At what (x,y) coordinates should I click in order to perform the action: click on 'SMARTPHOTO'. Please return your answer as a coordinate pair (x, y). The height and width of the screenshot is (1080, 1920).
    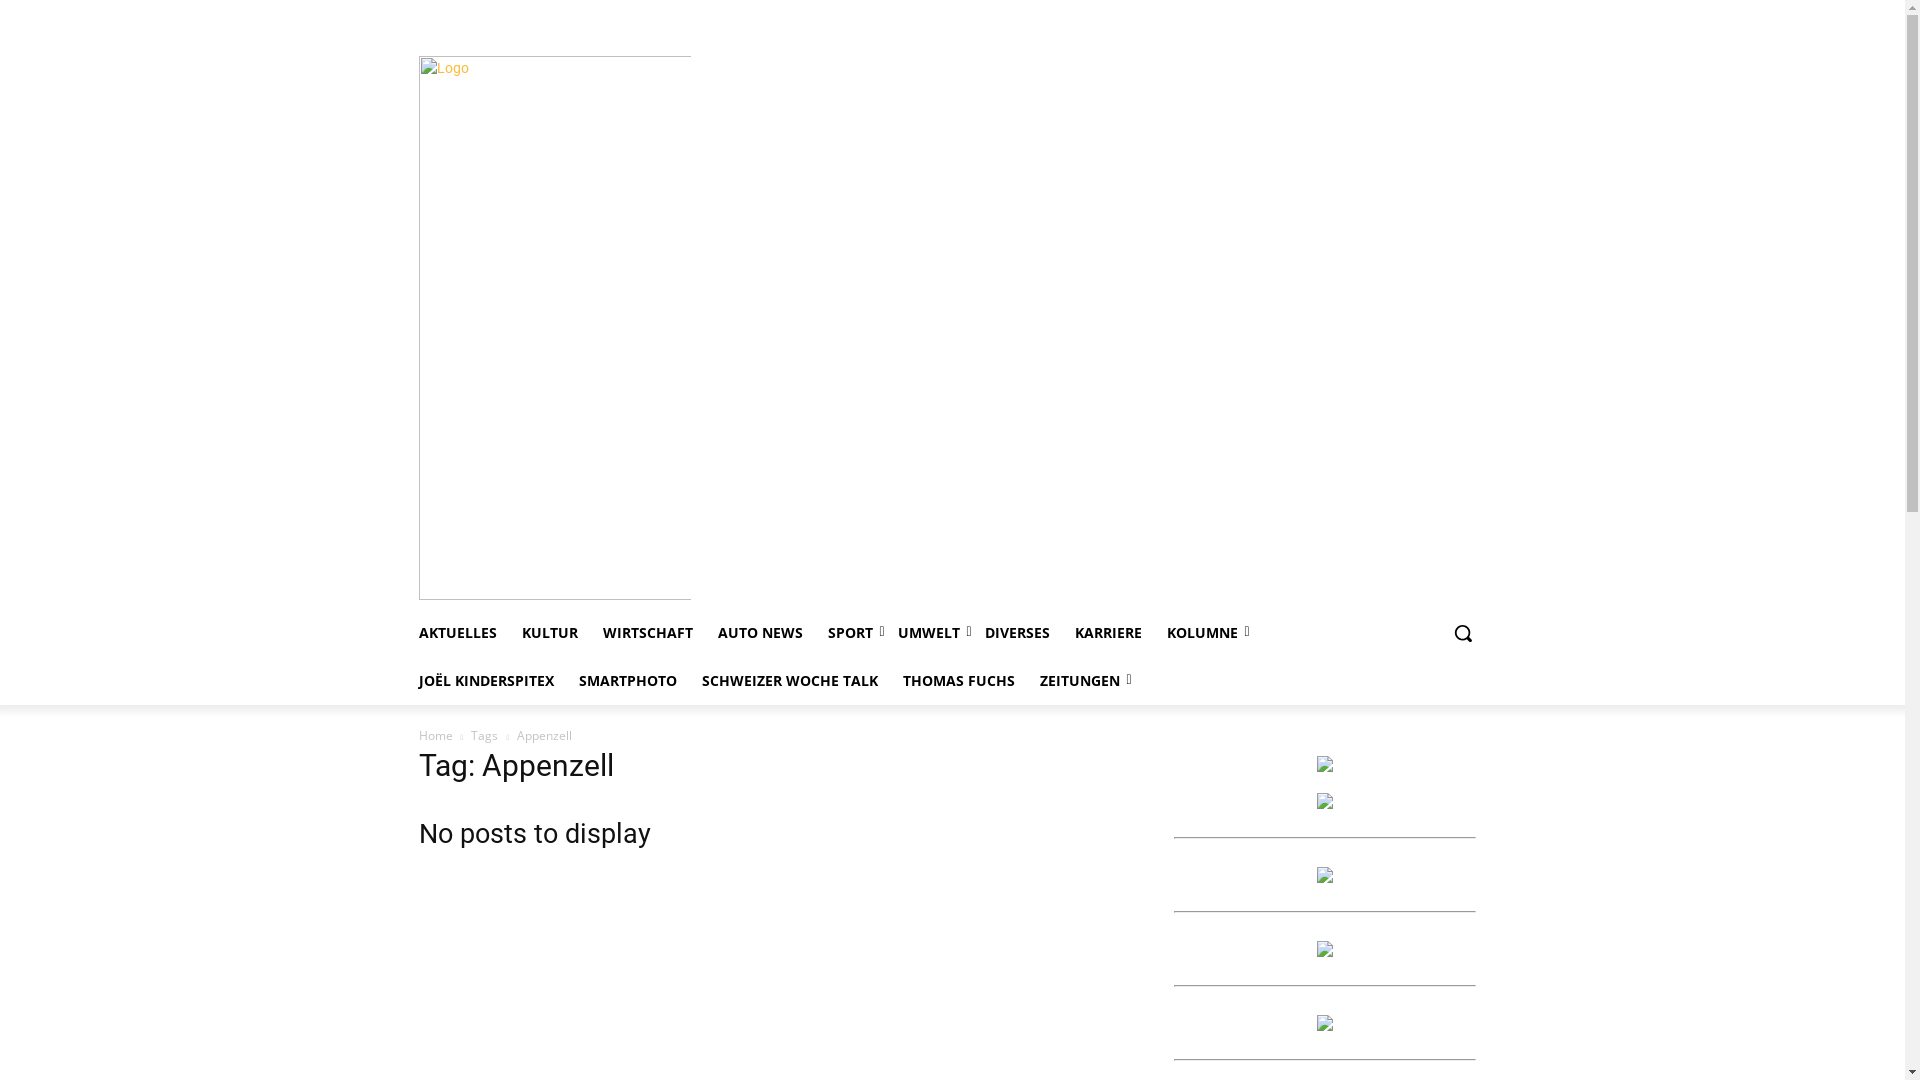
    Looking at the image, I should click on (626, 680).